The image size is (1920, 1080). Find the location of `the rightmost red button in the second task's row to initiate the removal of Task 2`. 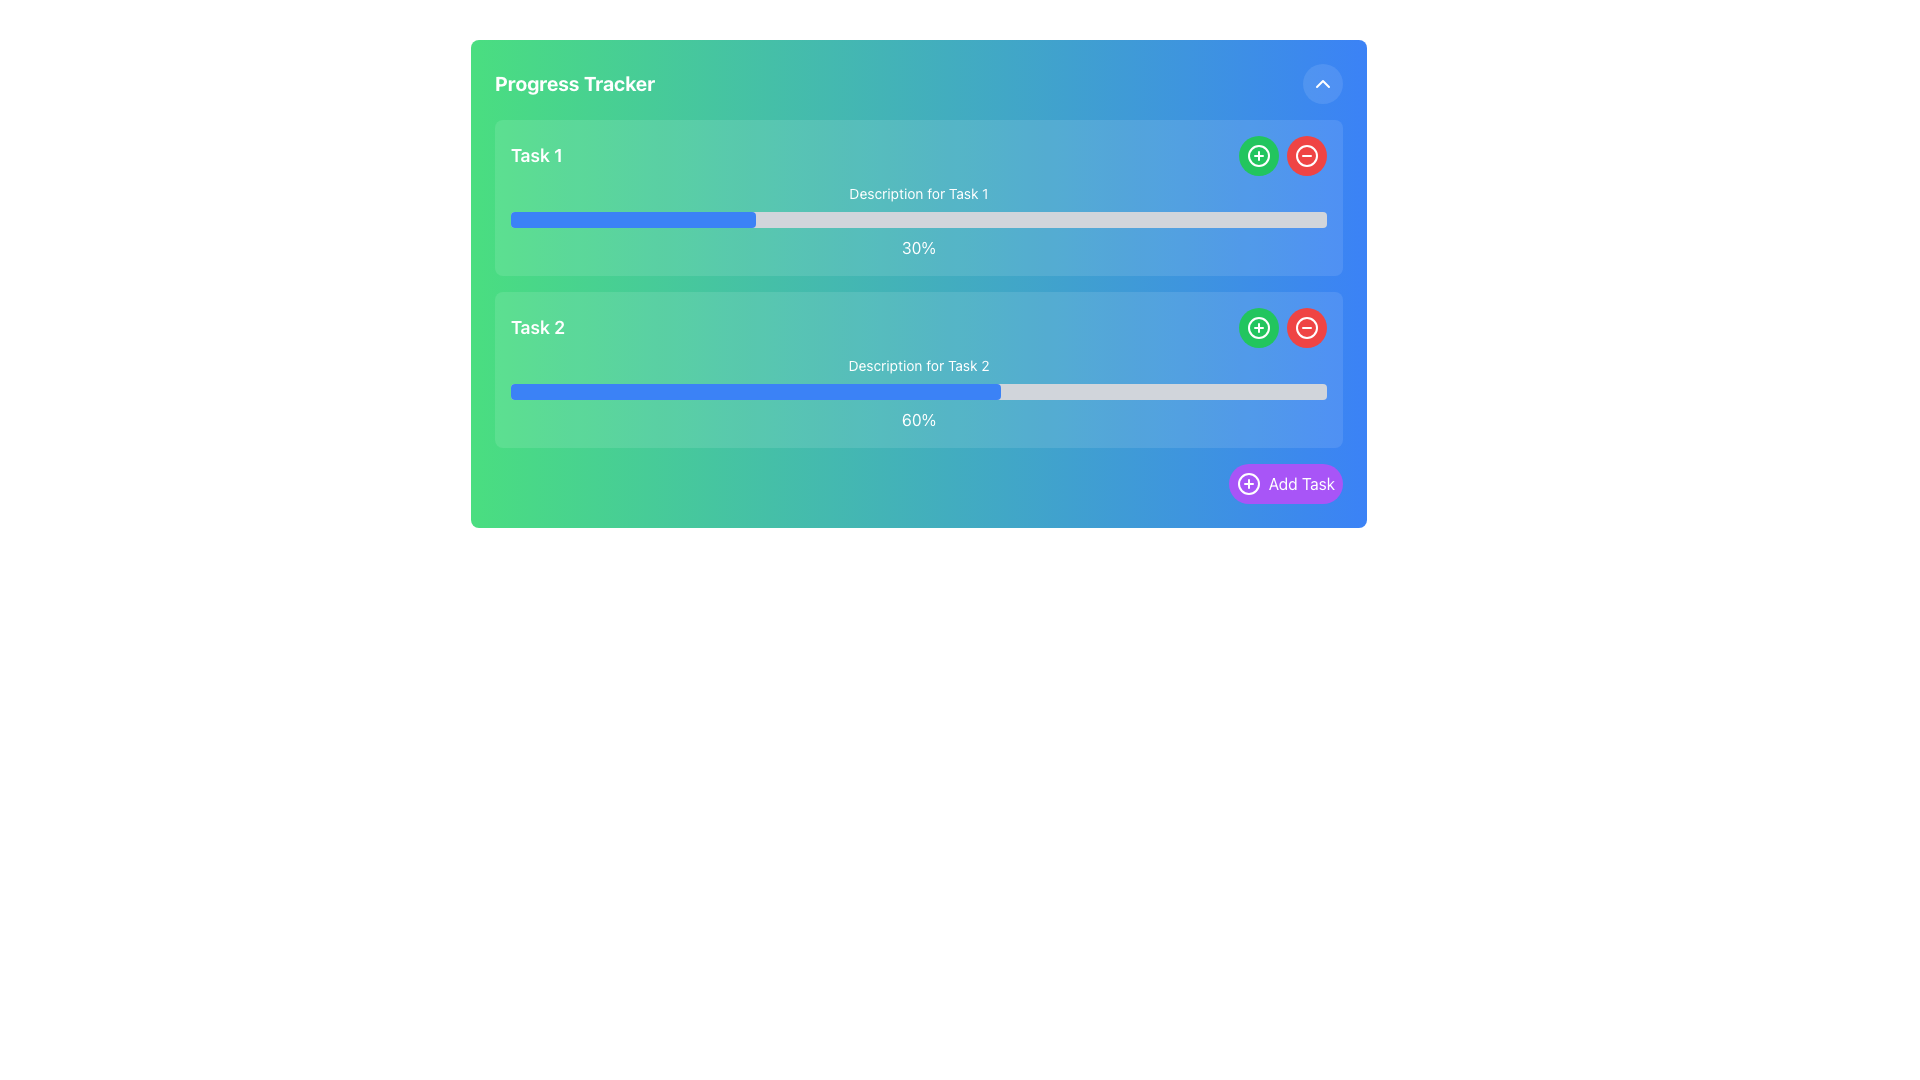

the rightmost red button in the second task's row to initiate the removal of Task 2 is located at coordinates (1306, 326).